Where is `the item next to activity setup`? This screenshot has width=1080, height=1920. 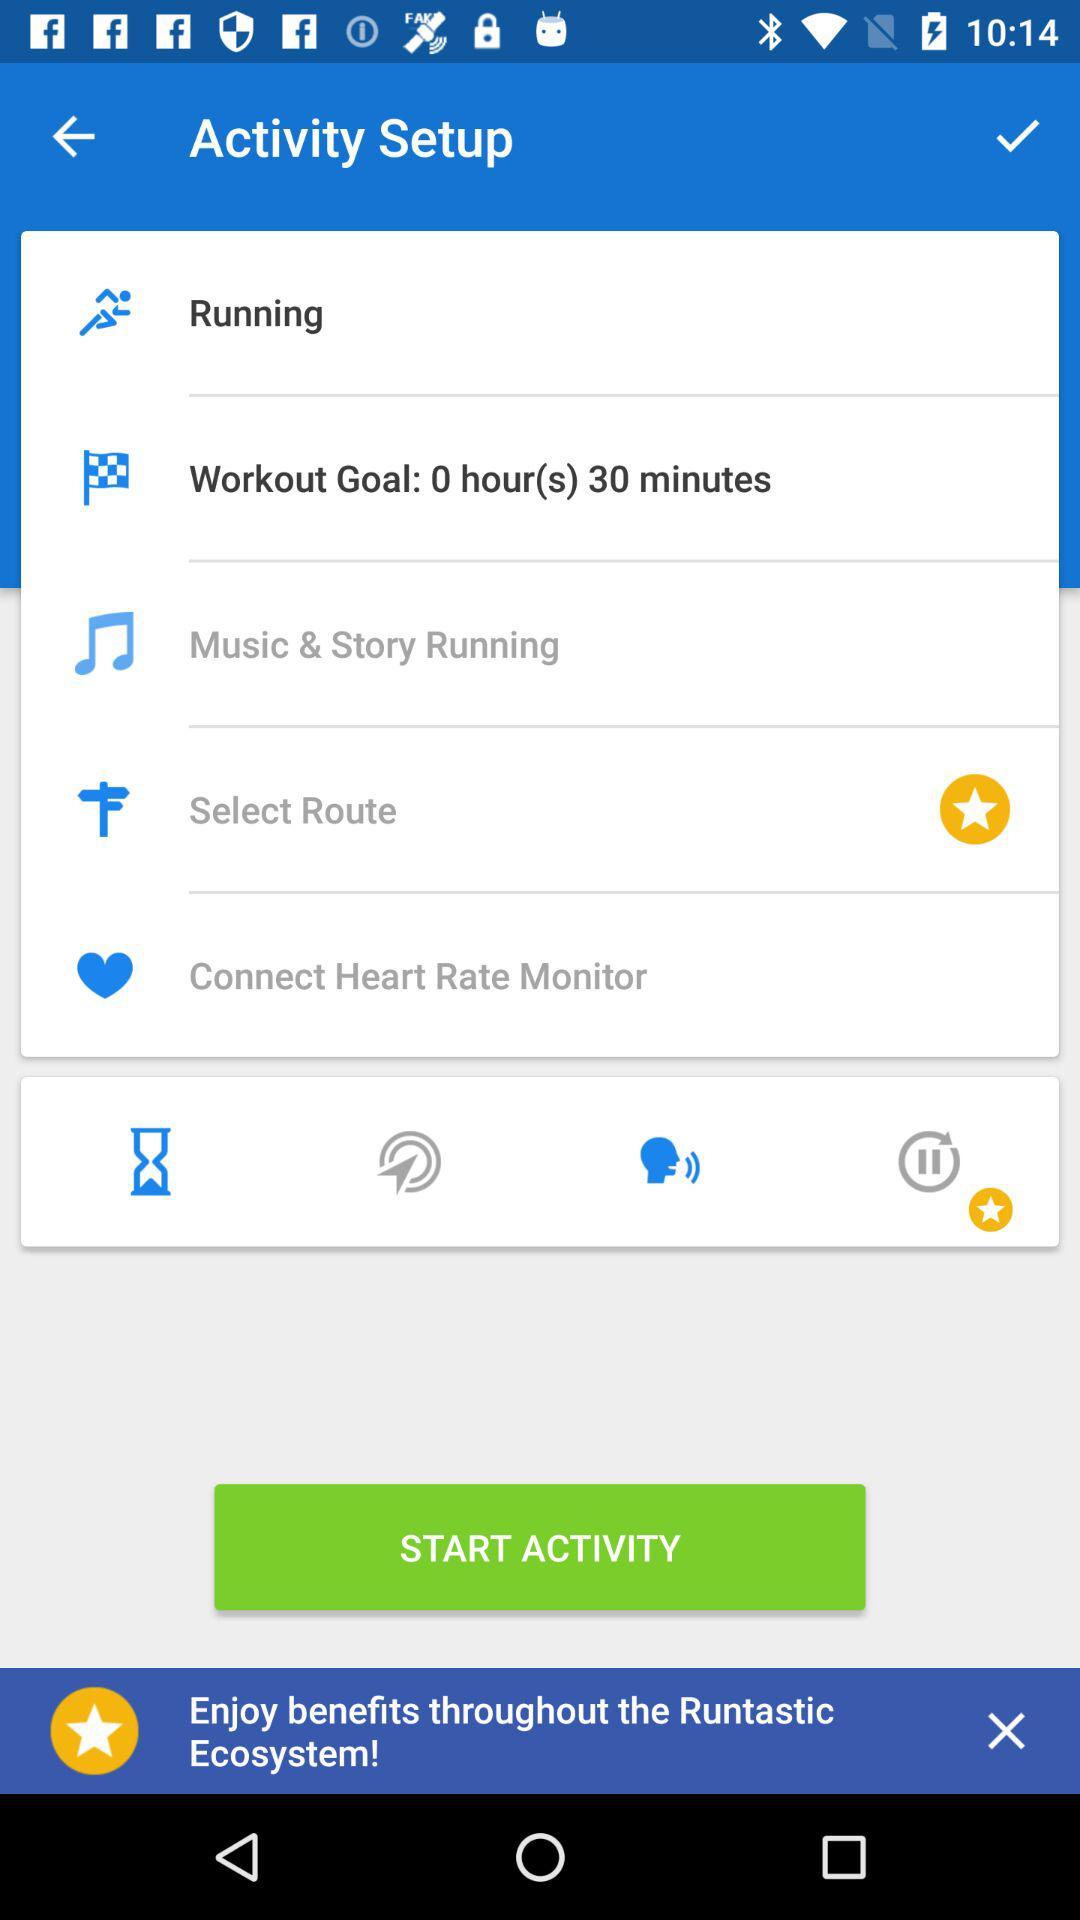 the item next to activity setup is located at coordinates (72, 135).